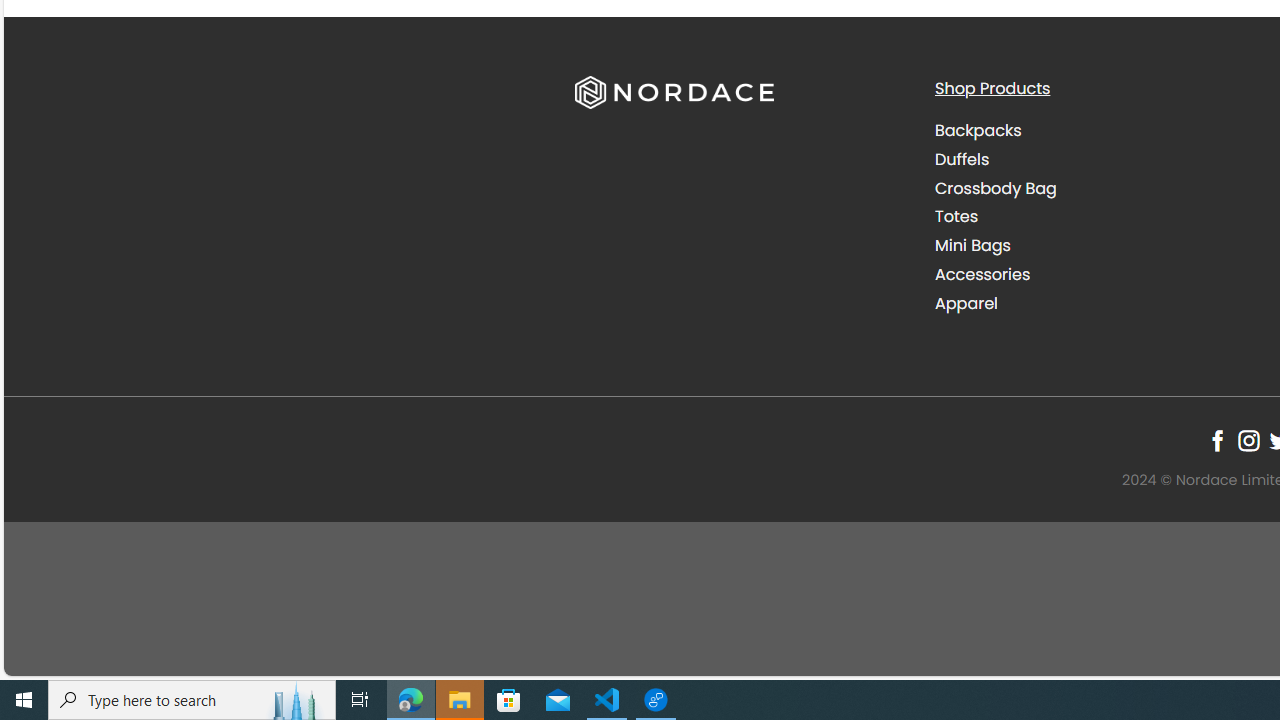 This screenshot has width=1280, height=720. Describe the element at coordinates (1098, 131) in the screenshot. I see `'Backpacks'` at that location.